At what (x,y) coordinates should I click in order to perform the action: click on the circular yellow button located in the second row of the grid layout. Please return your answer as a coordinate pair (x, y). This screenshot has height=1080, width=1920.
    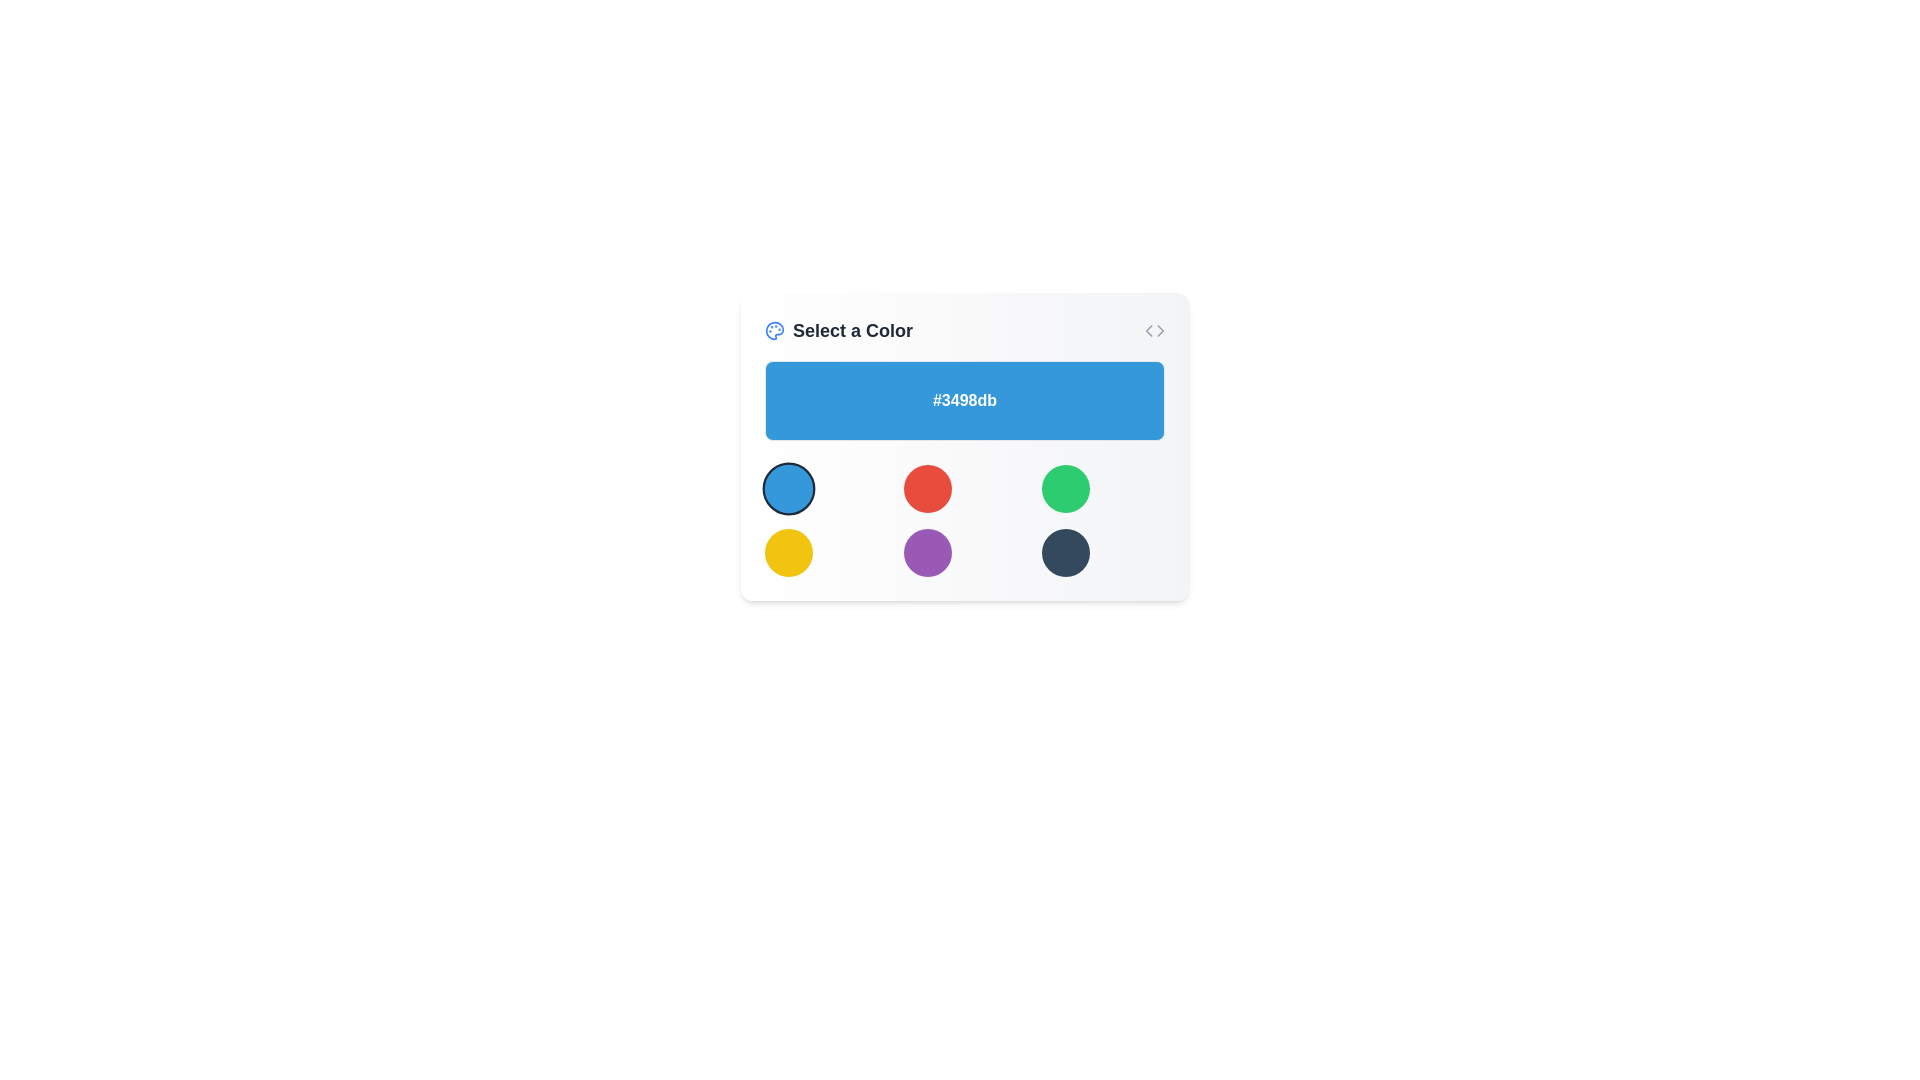
    Looking at the image, I should click on (787, 552).